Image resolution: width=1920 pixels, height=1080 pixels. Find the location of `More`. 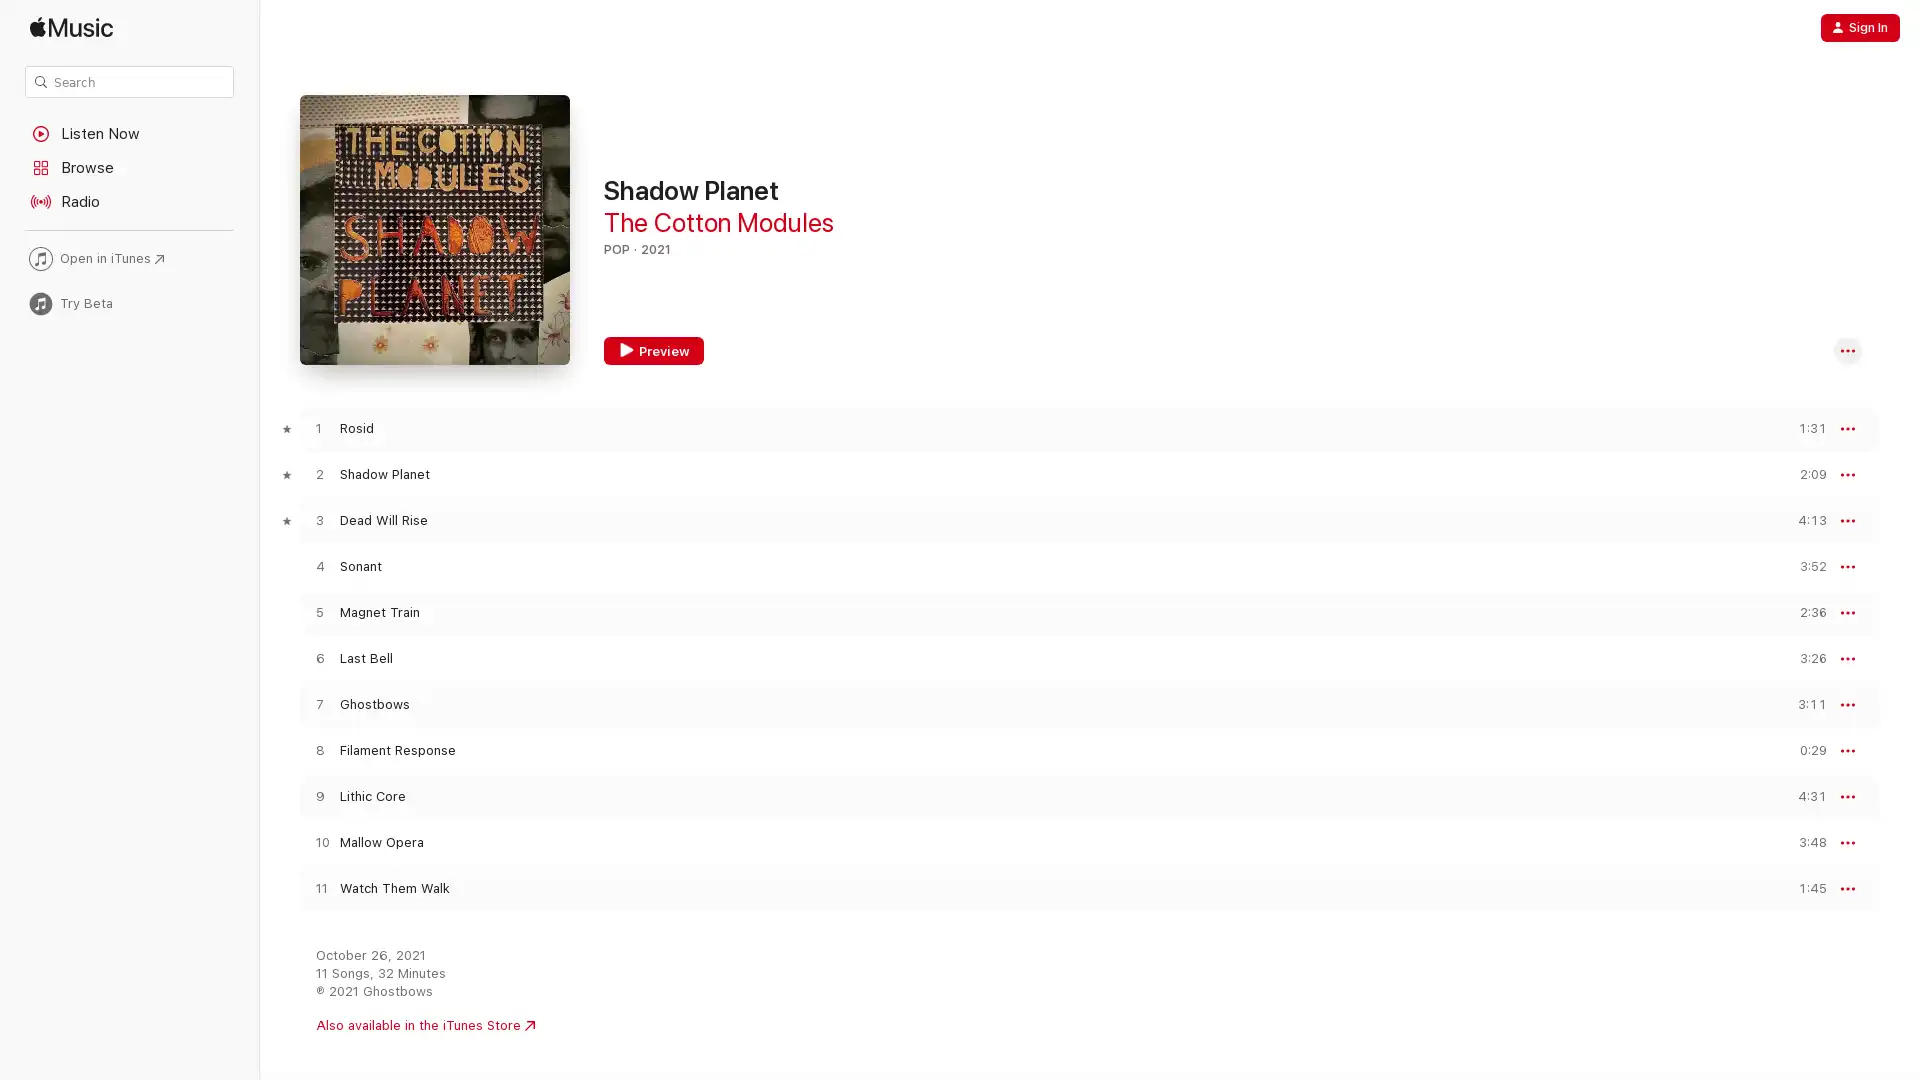

More is located at coordinates (1847, 474).